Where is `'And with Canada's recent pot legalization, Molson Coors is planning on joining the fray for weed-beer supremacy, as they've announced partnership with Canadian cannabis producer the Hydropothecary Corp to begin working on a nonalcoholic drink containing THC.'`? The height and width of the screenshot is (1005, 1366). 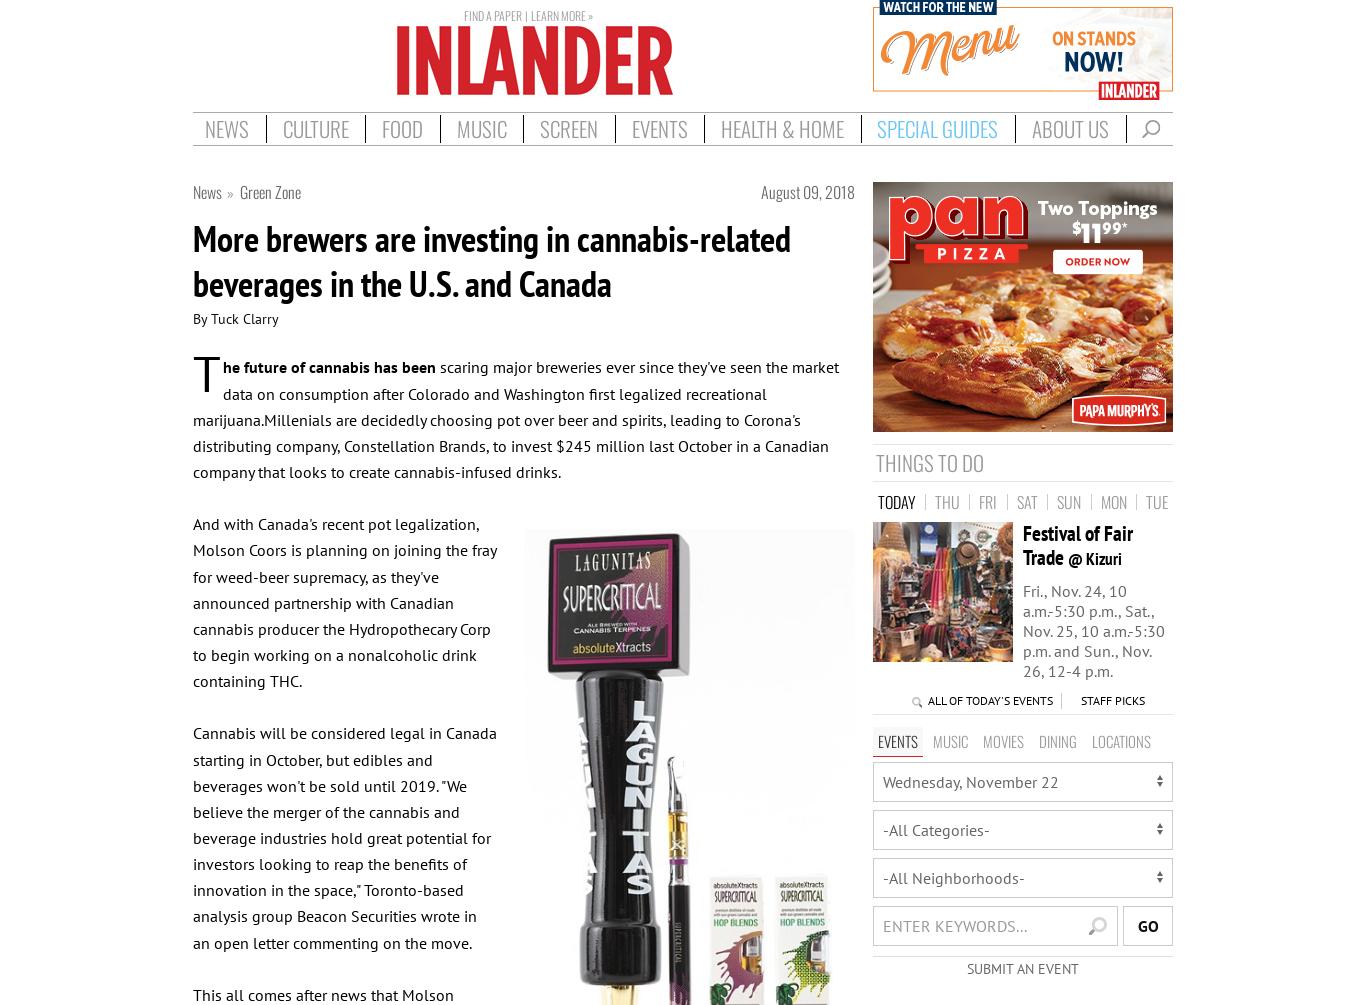 'And with Canada's recent pot legalization, Molson Coors is planning on joining the fray for weed-beer supremacy, as they've announced partnership with Canadian cannabis producer the Hydropothecary Corp to begin working on a nonalcoholic drink containing THC.' is located at coordinates (343, 601).